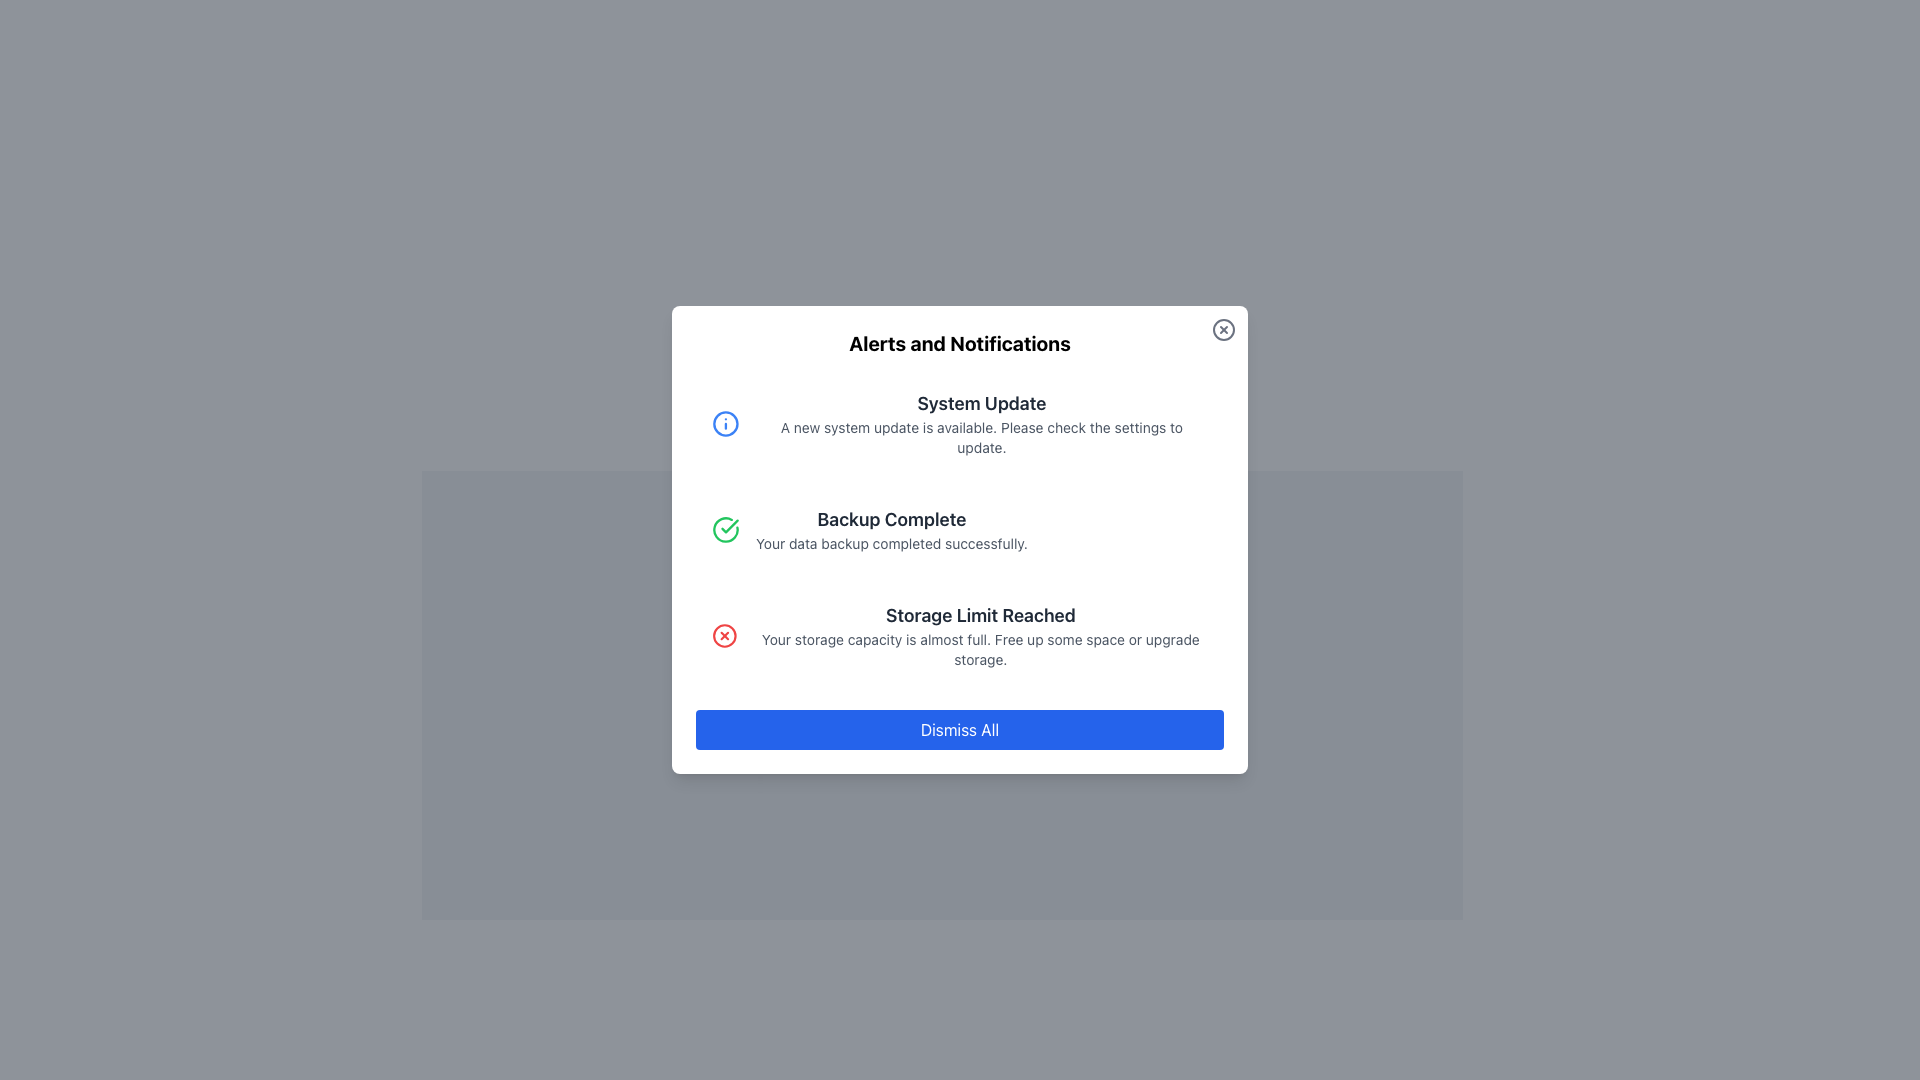 The image size is (1920, 1080). I want to click on the circular outline of the close button located in the top-right corner of the modal, which is styled with a cross mark and is part of the 'Alerts and Notifications' section, so click(1223, 329).